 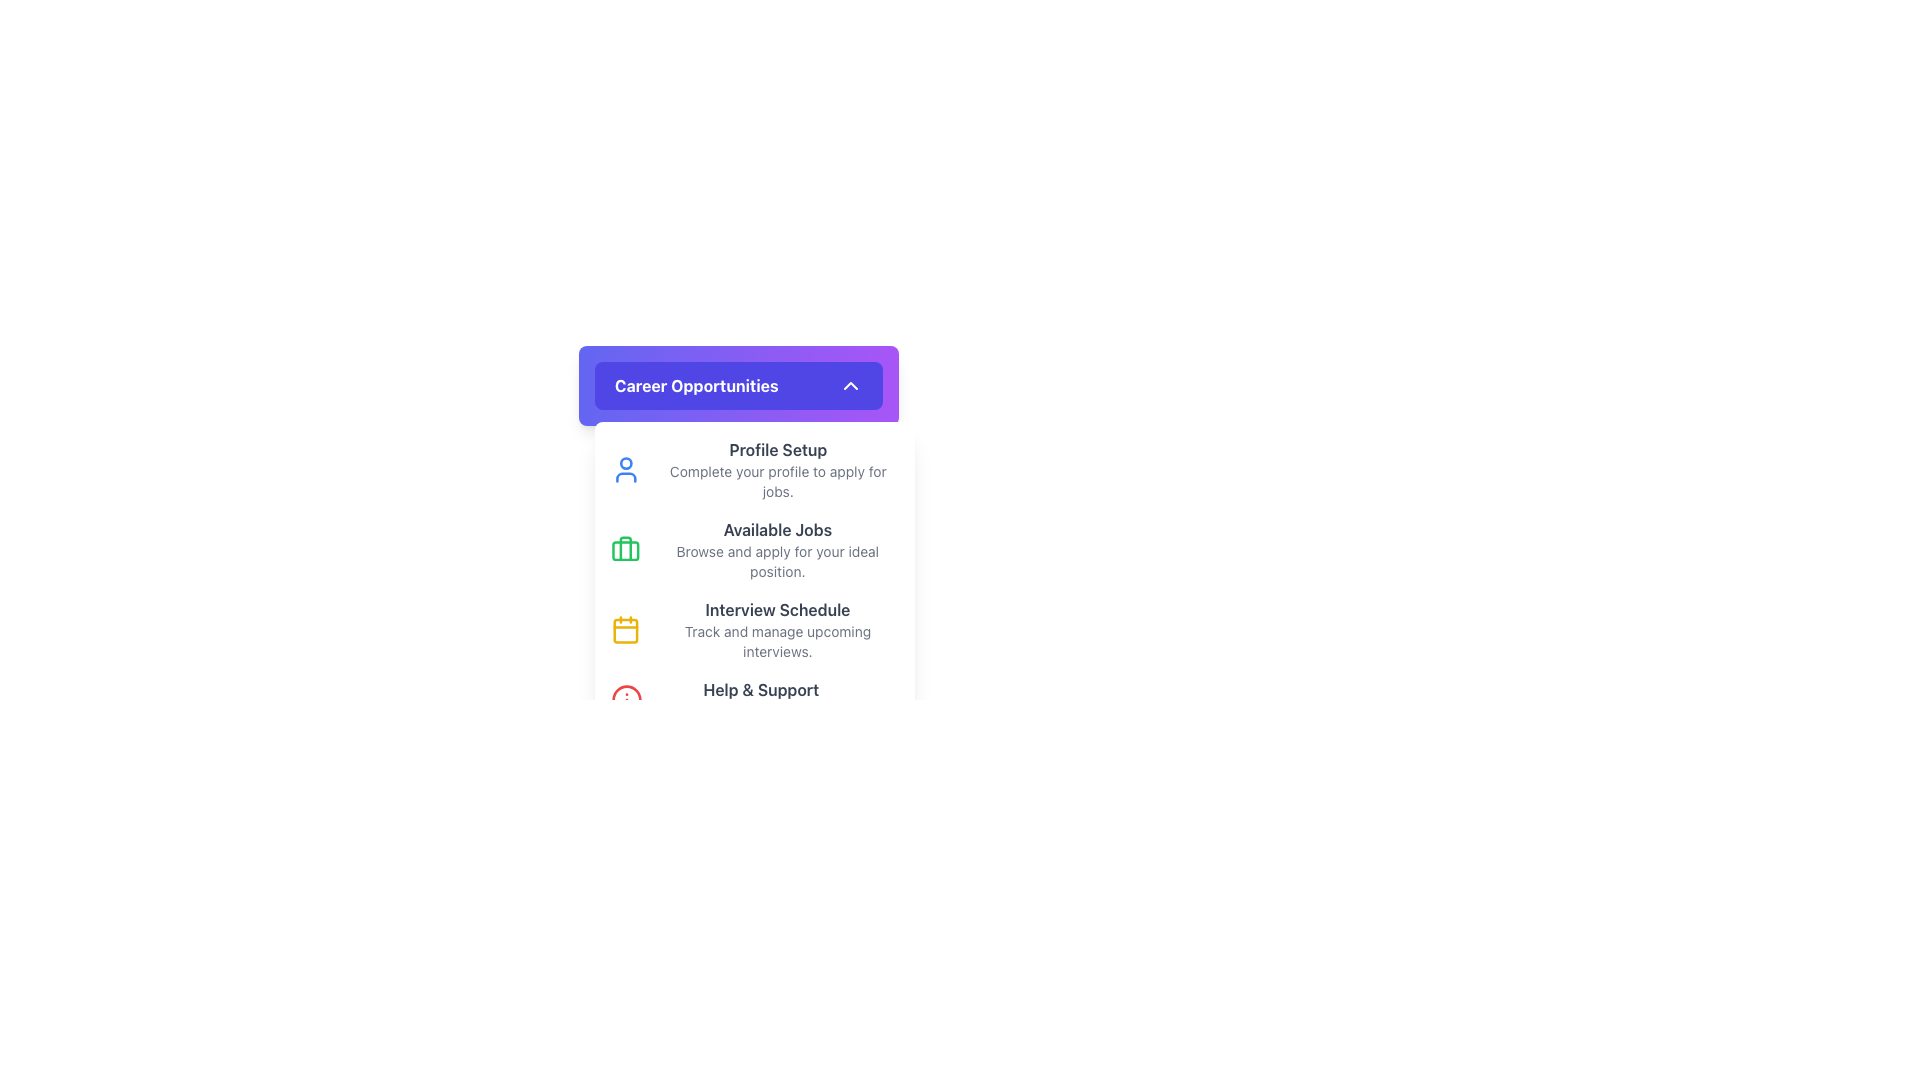 I want to click on the 'Help & Support' text display with an information icon styled in red, located below the 'Interview Schedule' item in the Career Opportunities section, so click(x=753, y=698).